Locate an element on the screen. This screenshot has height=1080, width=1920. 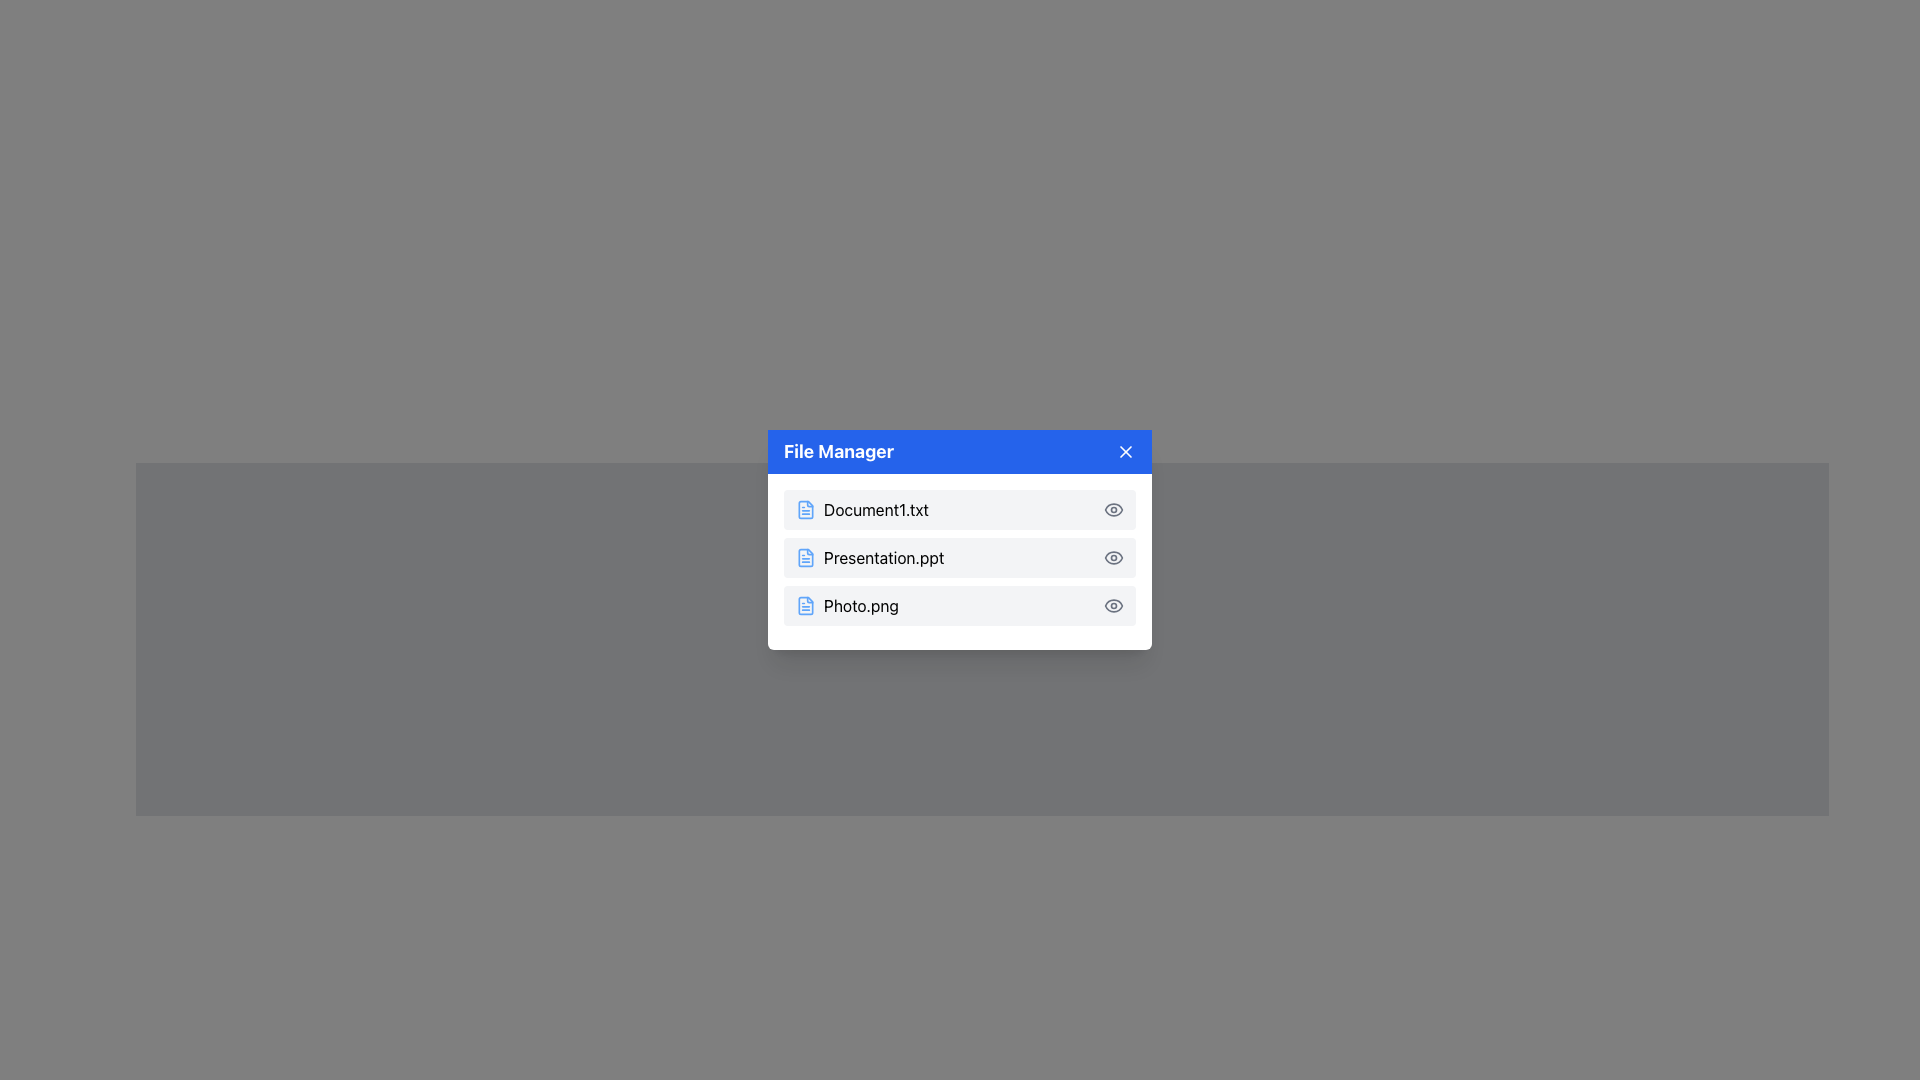
the list item labeled 'Photo.png' with a blue document icon is located at coordinates (847, 604).